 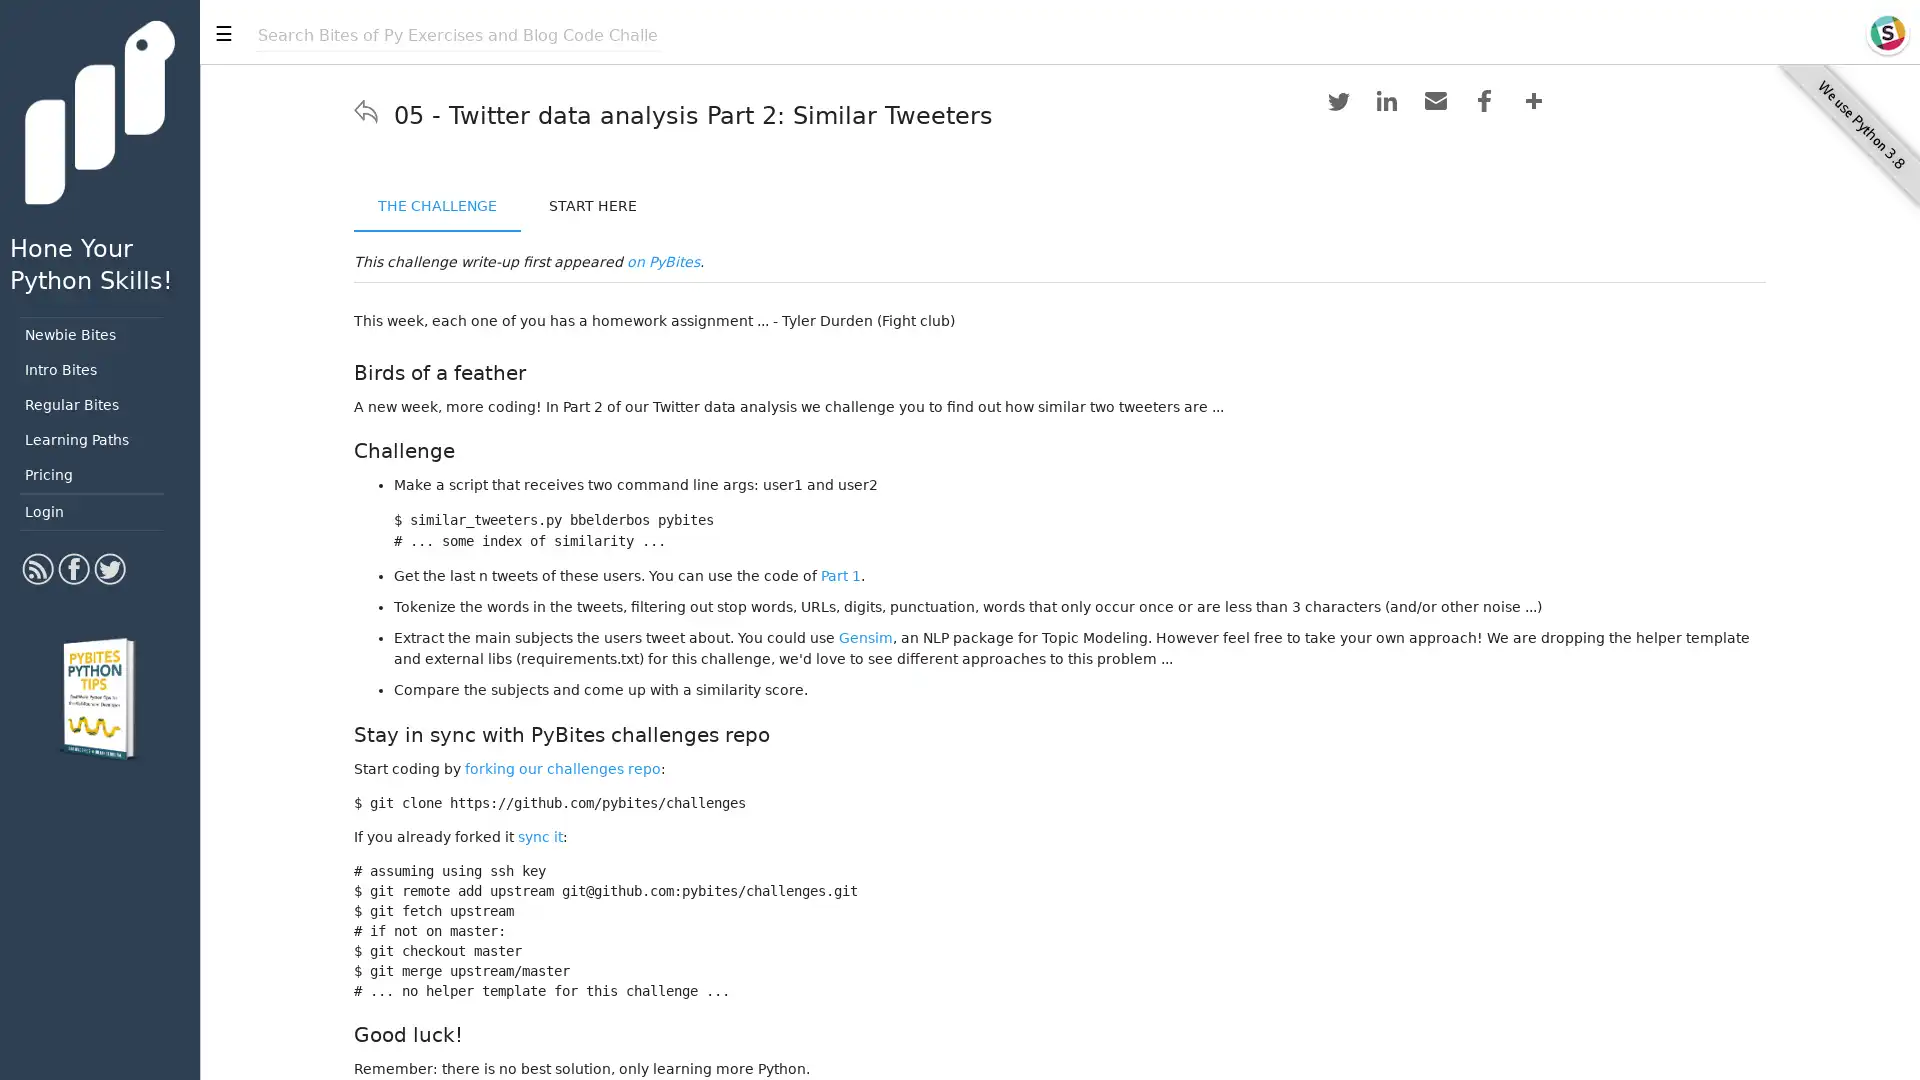 I want to click on Slack icon, so click(x=1886, y=33).